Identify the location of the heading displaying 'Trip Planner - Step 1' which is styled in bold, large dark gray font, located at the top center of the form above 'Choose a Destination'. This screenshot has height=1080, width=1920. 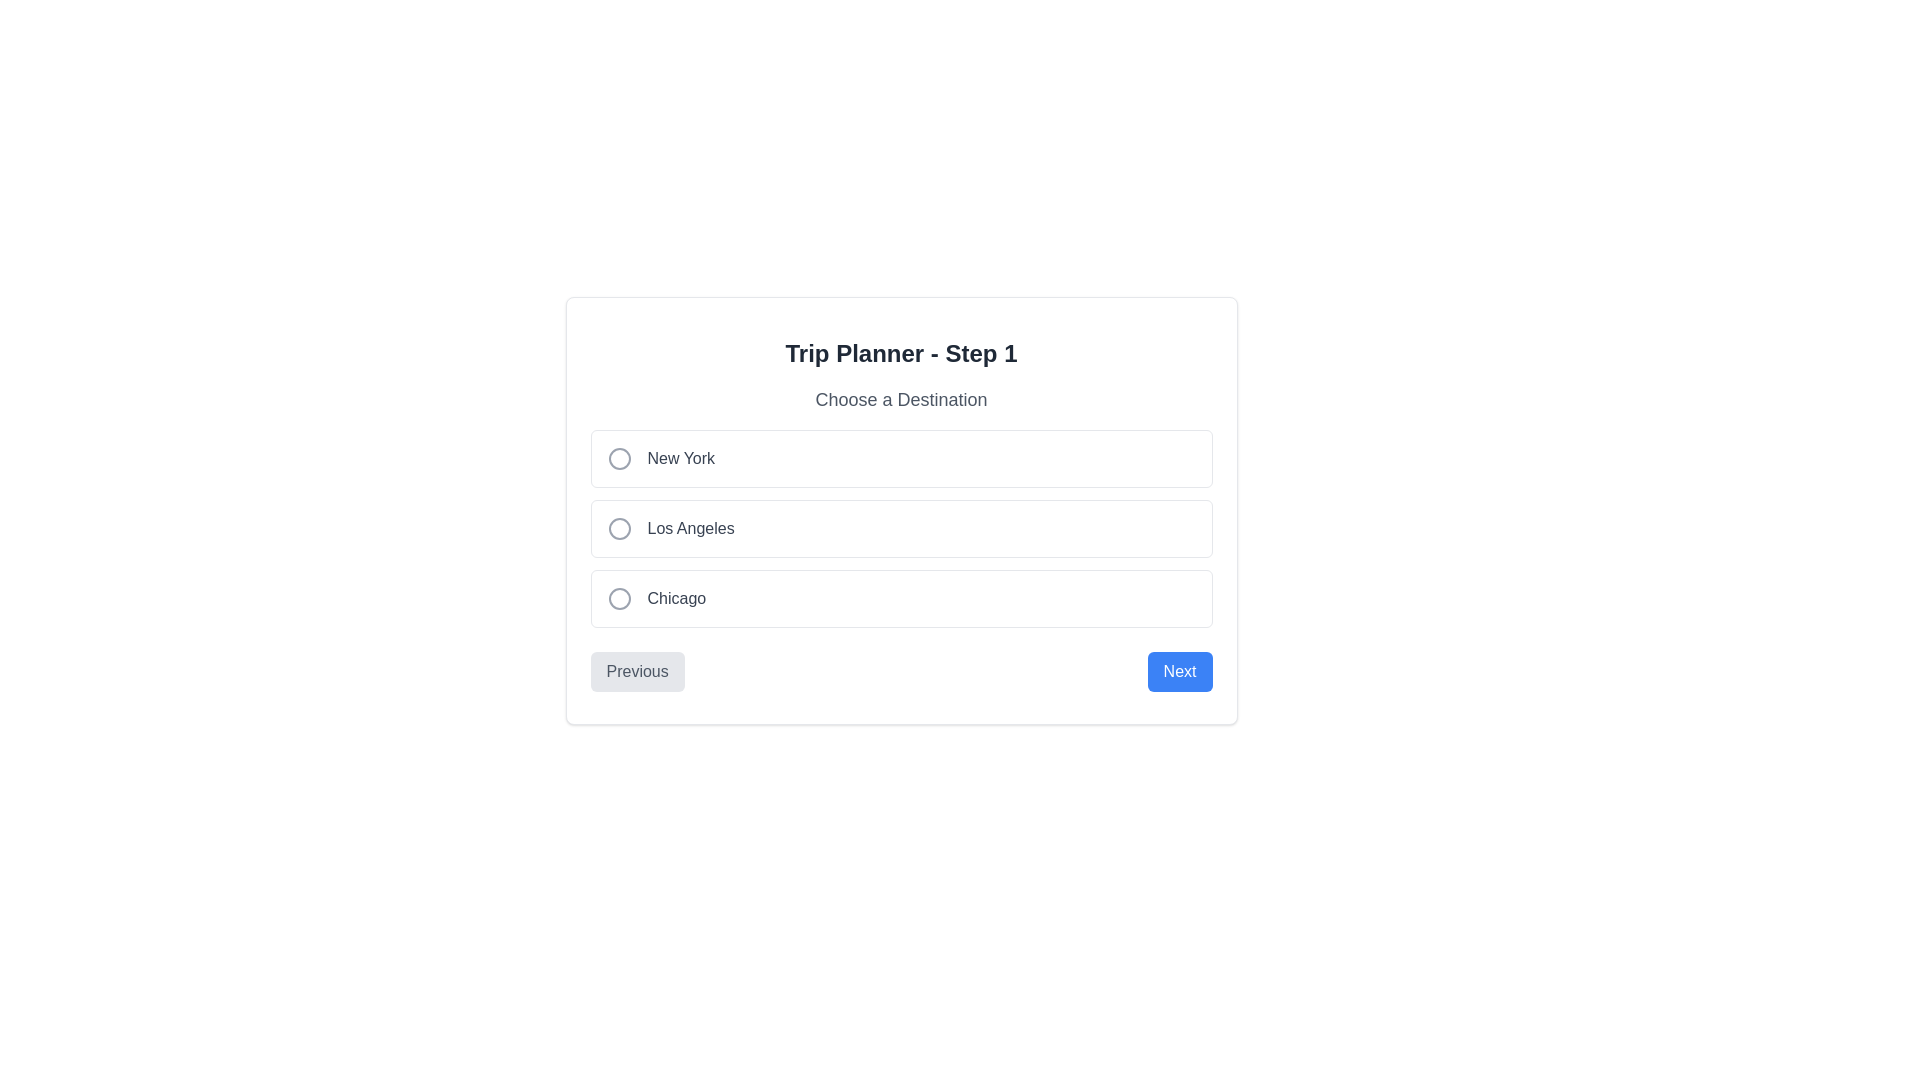
(900, 353).